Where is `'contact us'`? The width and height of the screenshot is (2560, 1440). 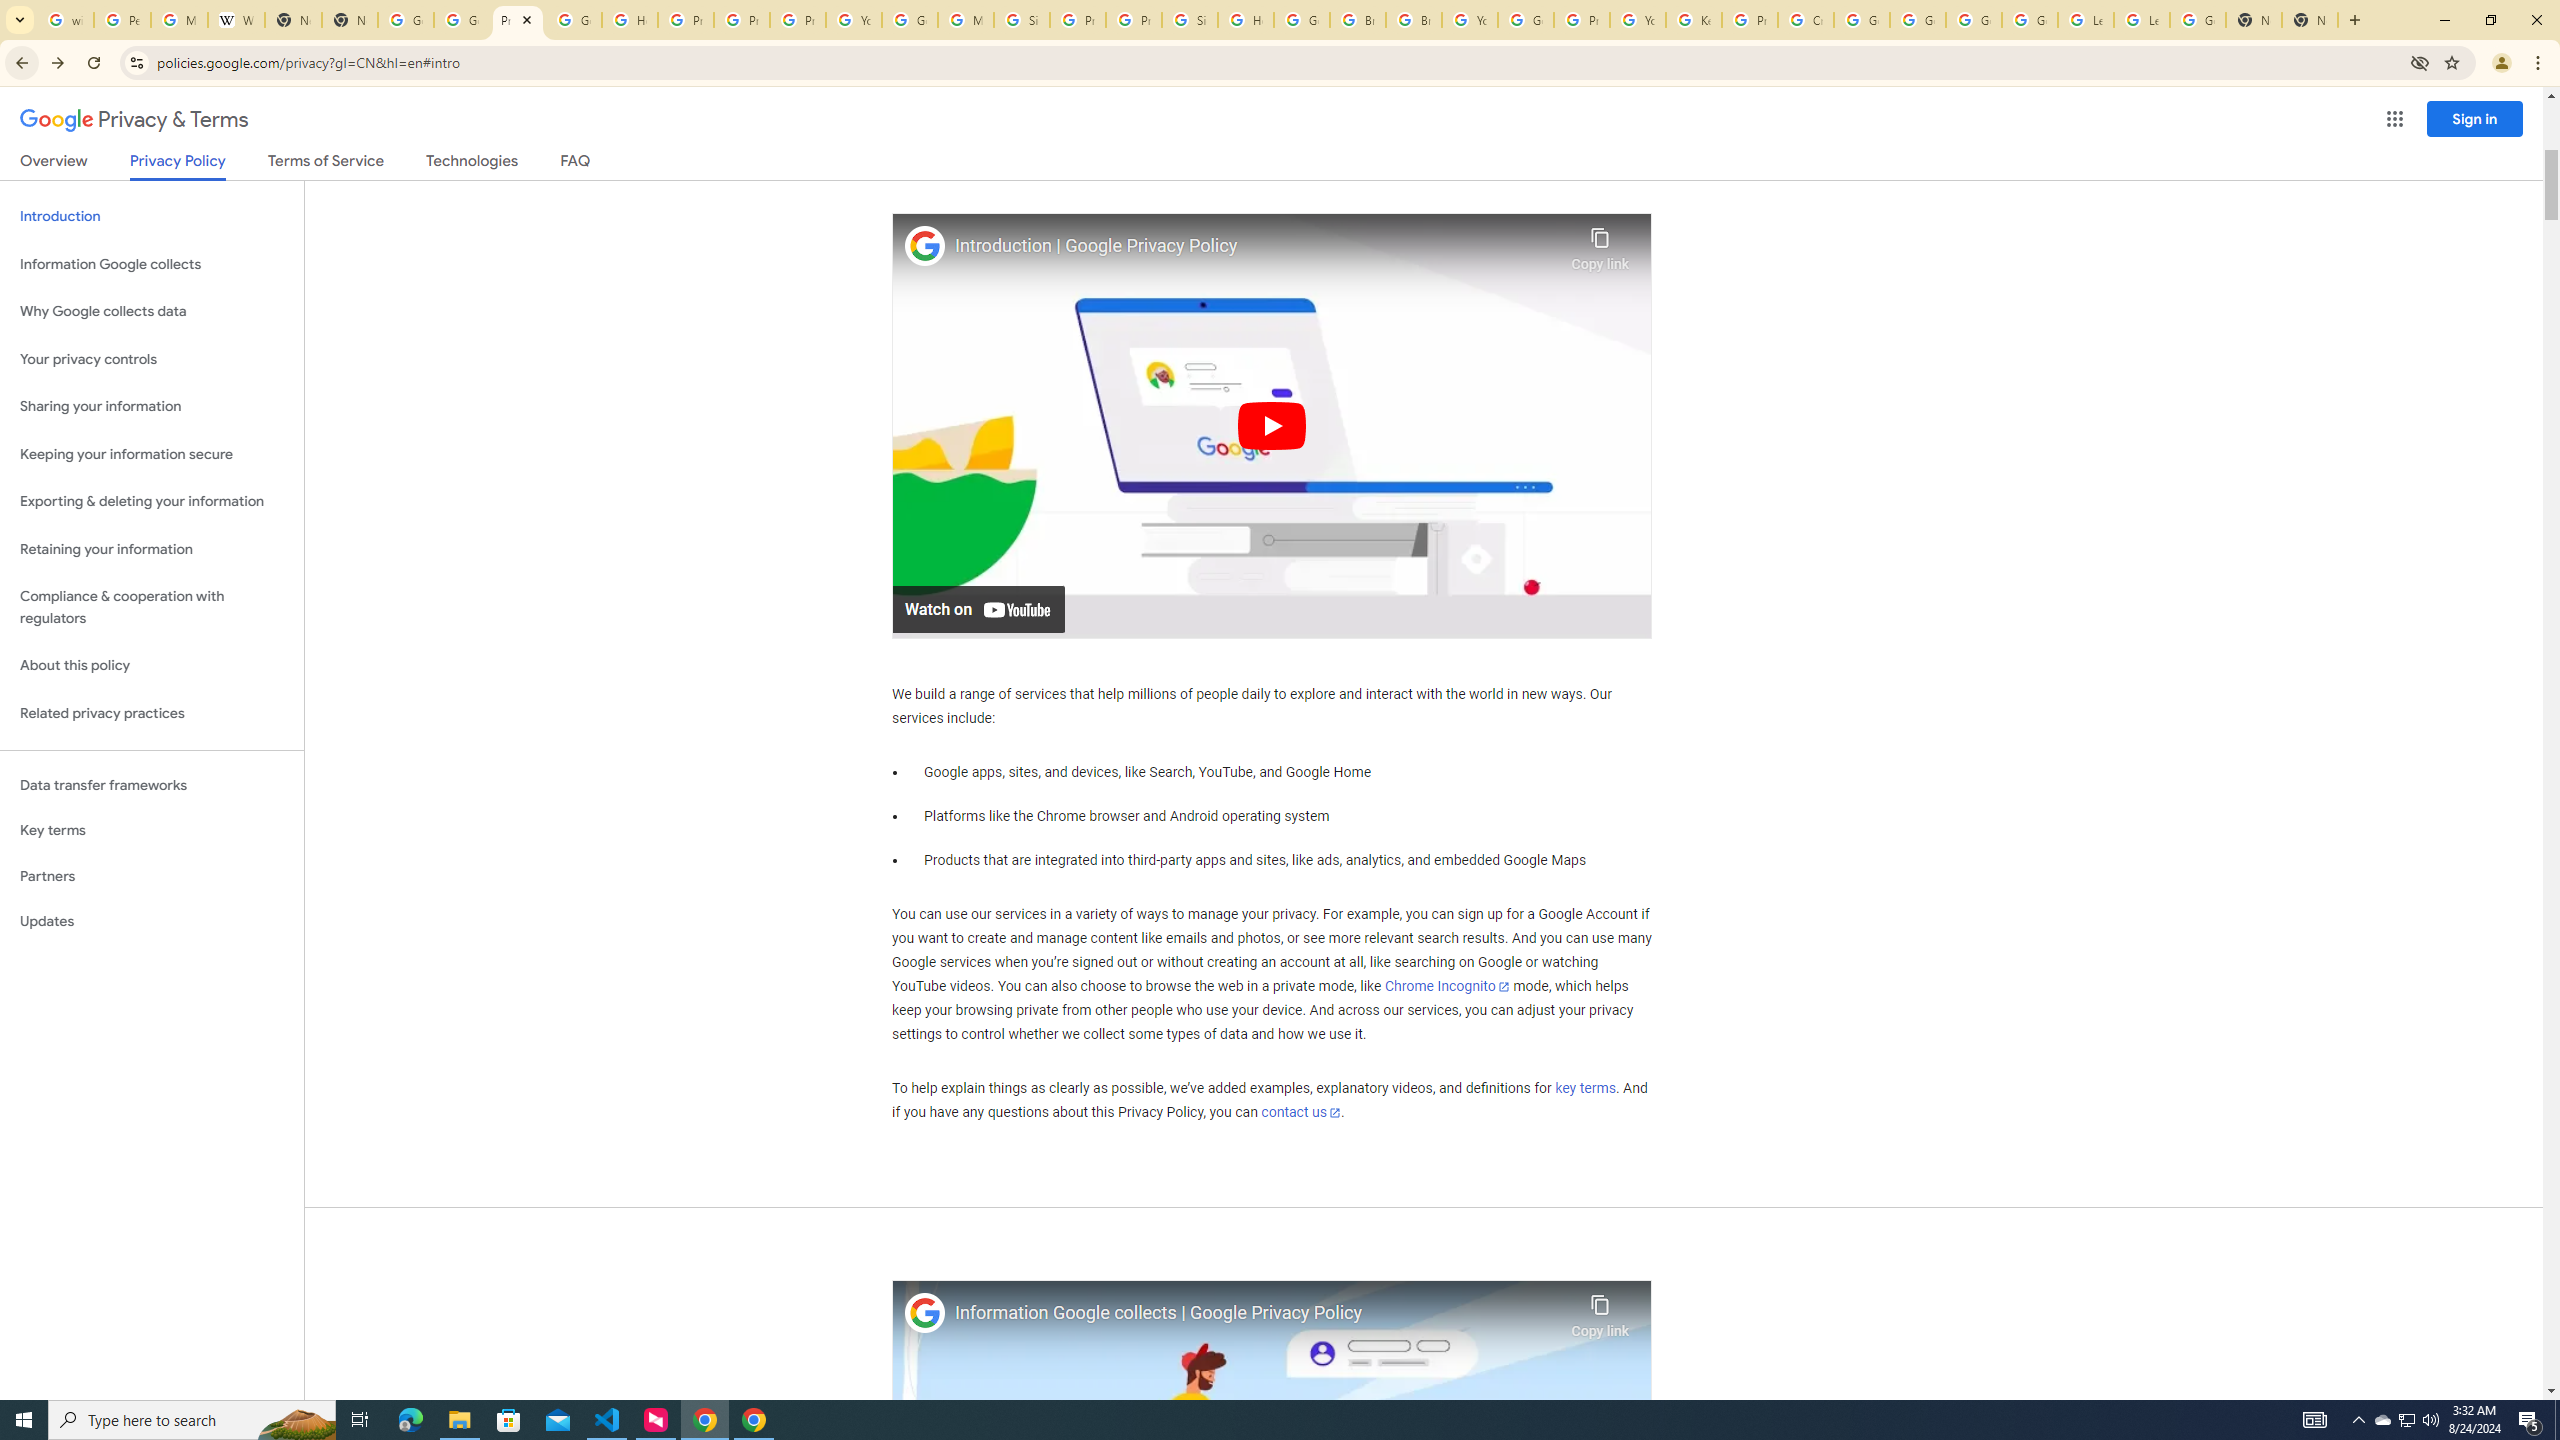 'contact us' is located at coordinates (1300, 1112).